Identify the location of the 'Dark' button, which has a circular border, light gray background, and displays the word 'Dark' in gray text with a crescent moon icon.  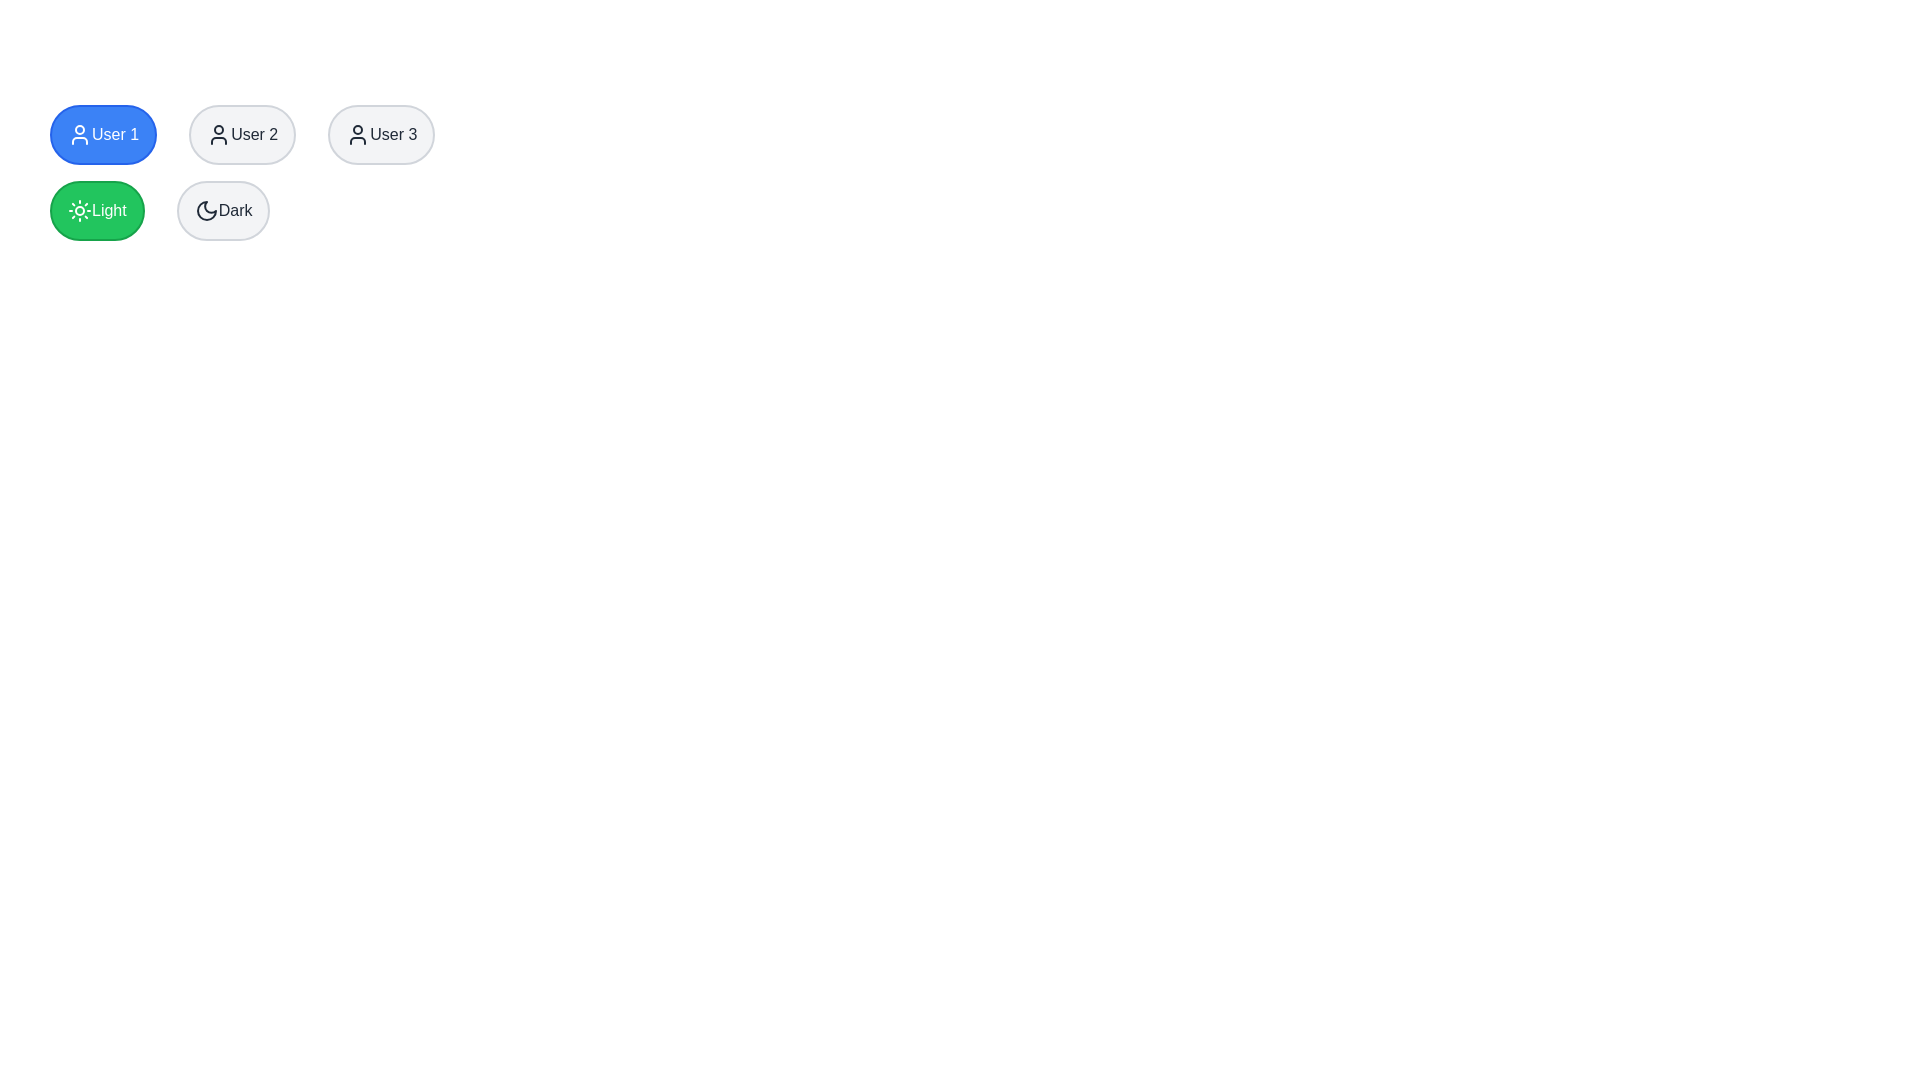
(223, 211).